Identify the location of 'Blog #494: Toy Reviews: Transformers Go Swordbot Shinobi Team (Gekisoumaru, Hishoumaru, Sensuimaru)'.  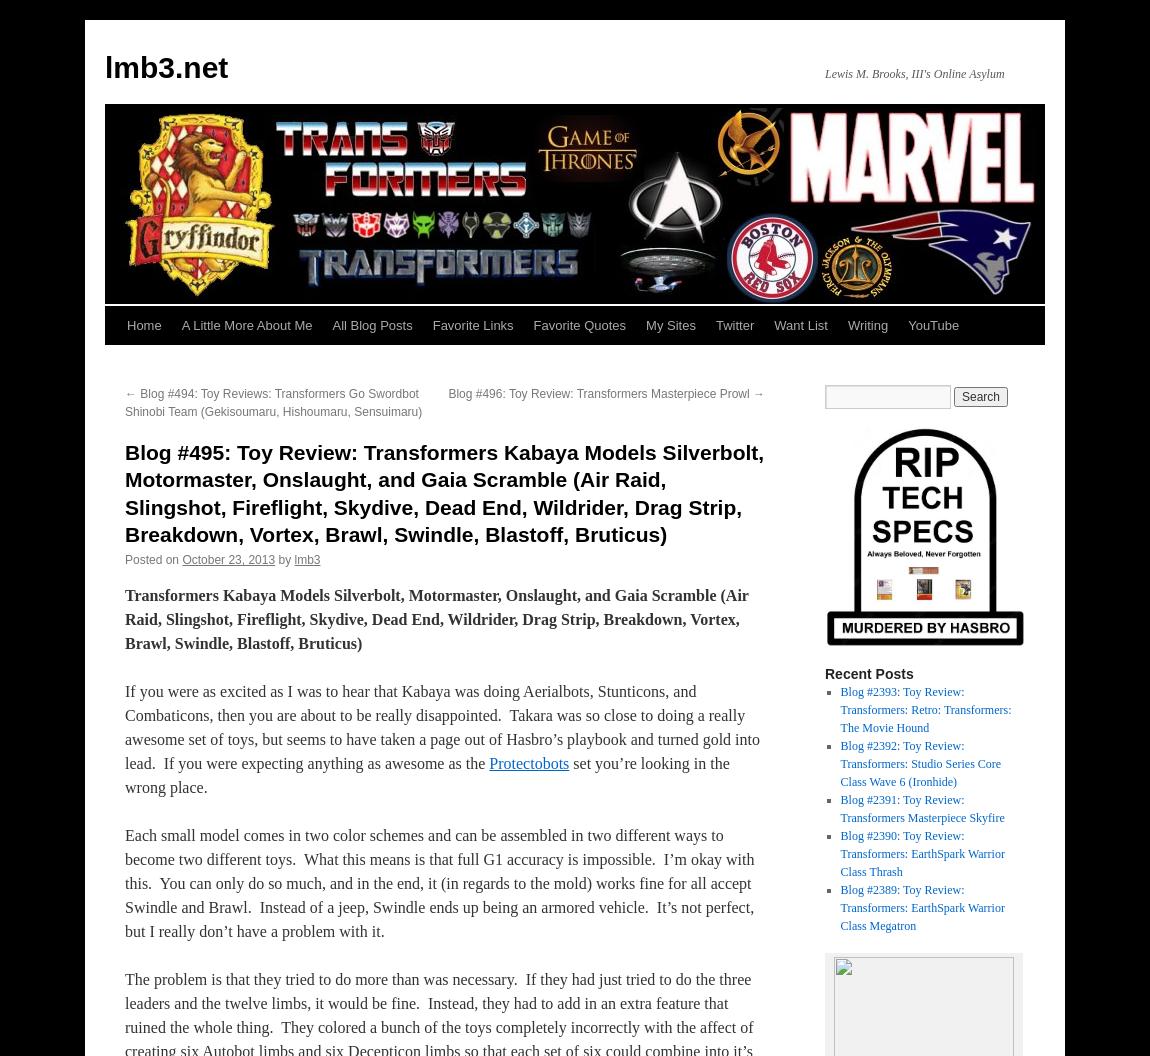
(124, 402).